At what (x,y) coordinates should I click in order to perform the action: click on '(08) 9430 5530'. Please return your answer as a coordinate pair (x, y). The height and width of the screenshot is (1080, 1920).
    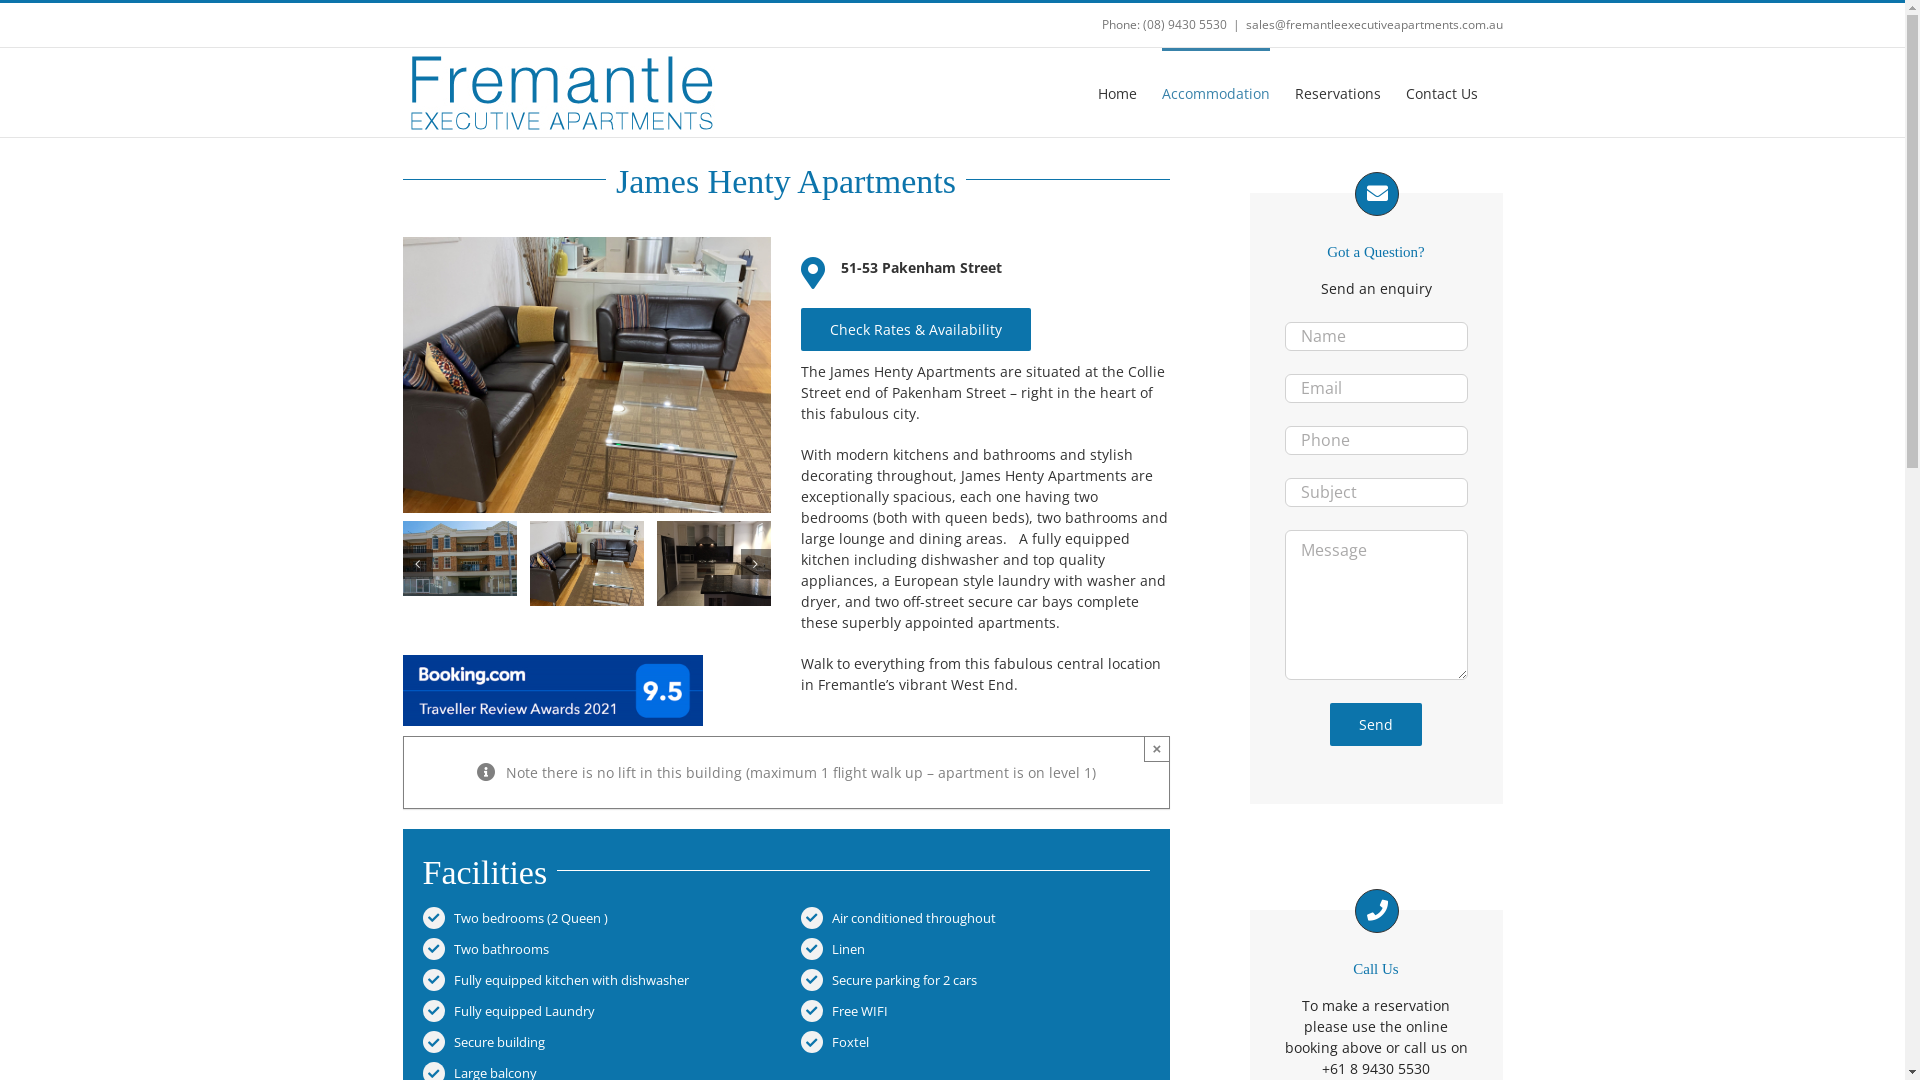
    Looking at the image, I should click on (1184, 24).